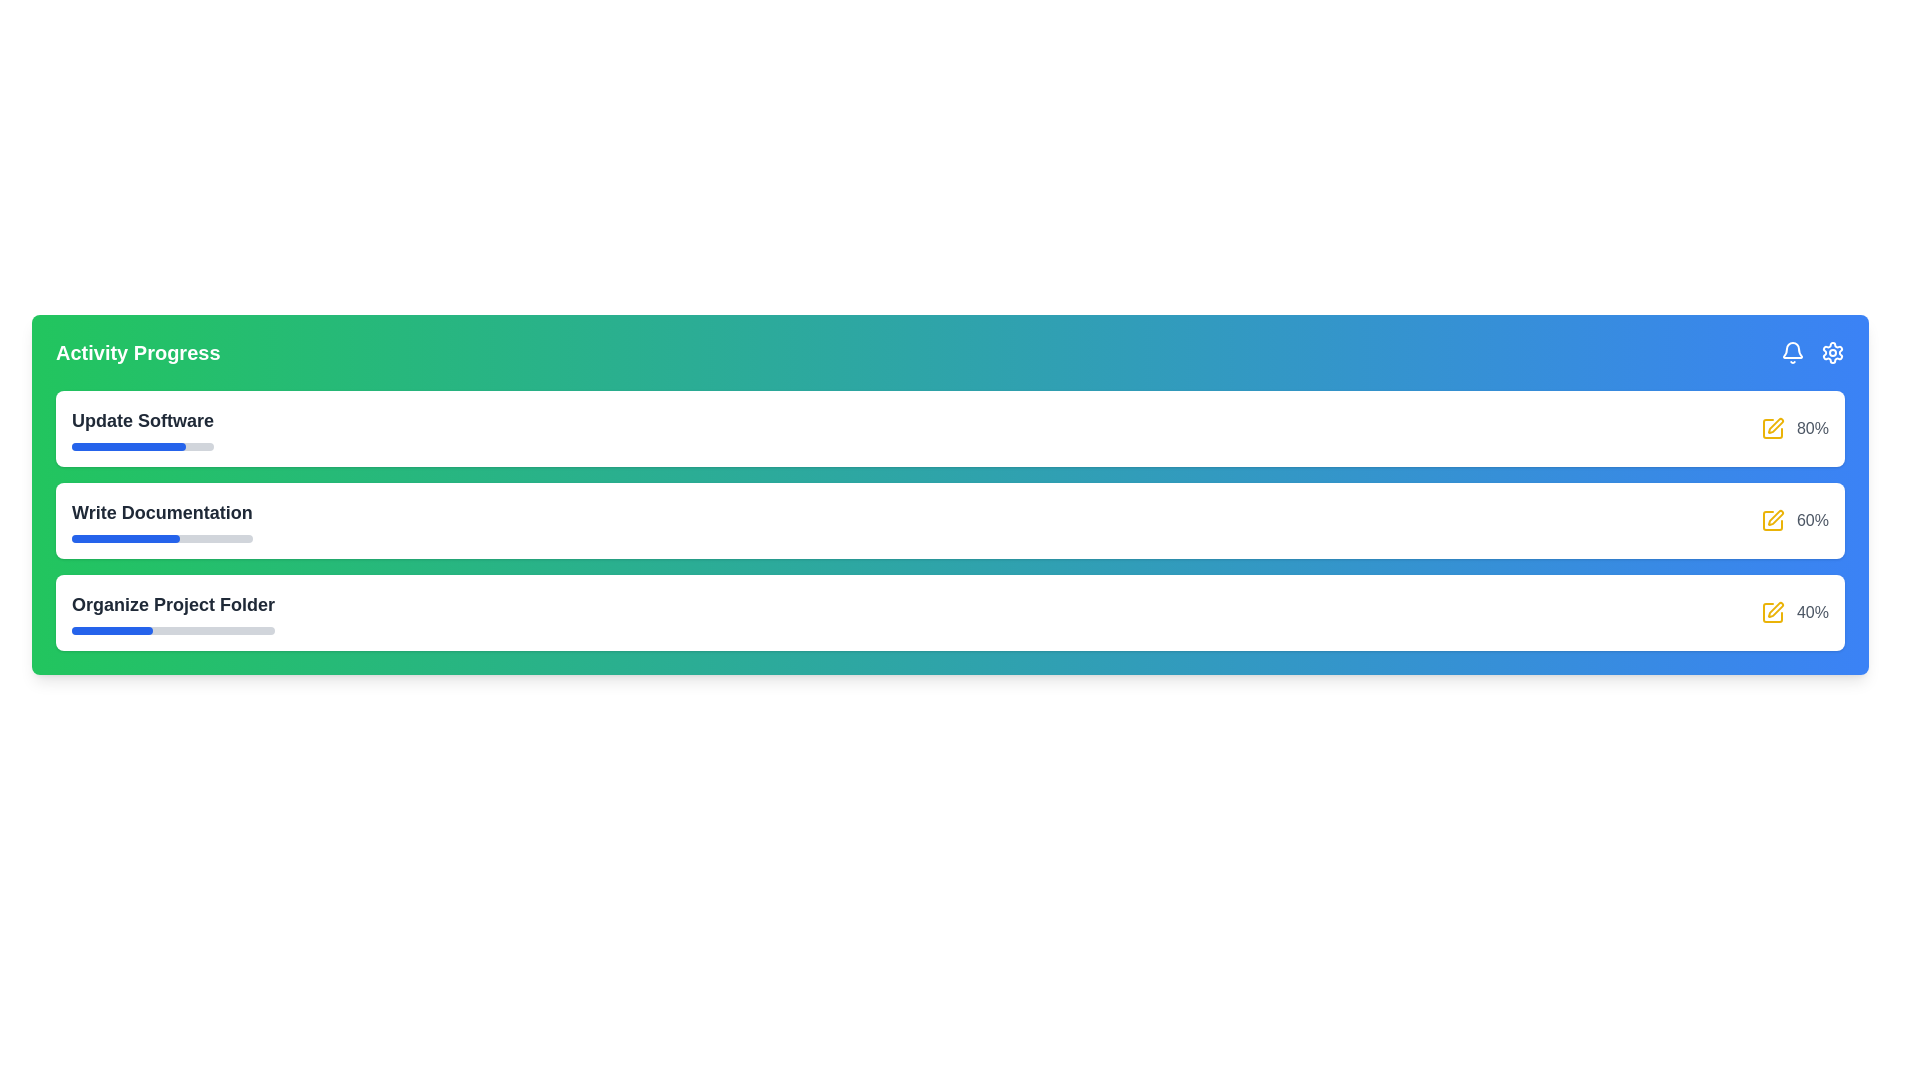 The width and height of the screenshot is (1920, 1080). What do you see at coordinates (137, 352) in the screenshot?
I see `the header label that serves as the title for the section, positioned at the leftmost region above the task-related items` at bounding box center [137, 352].